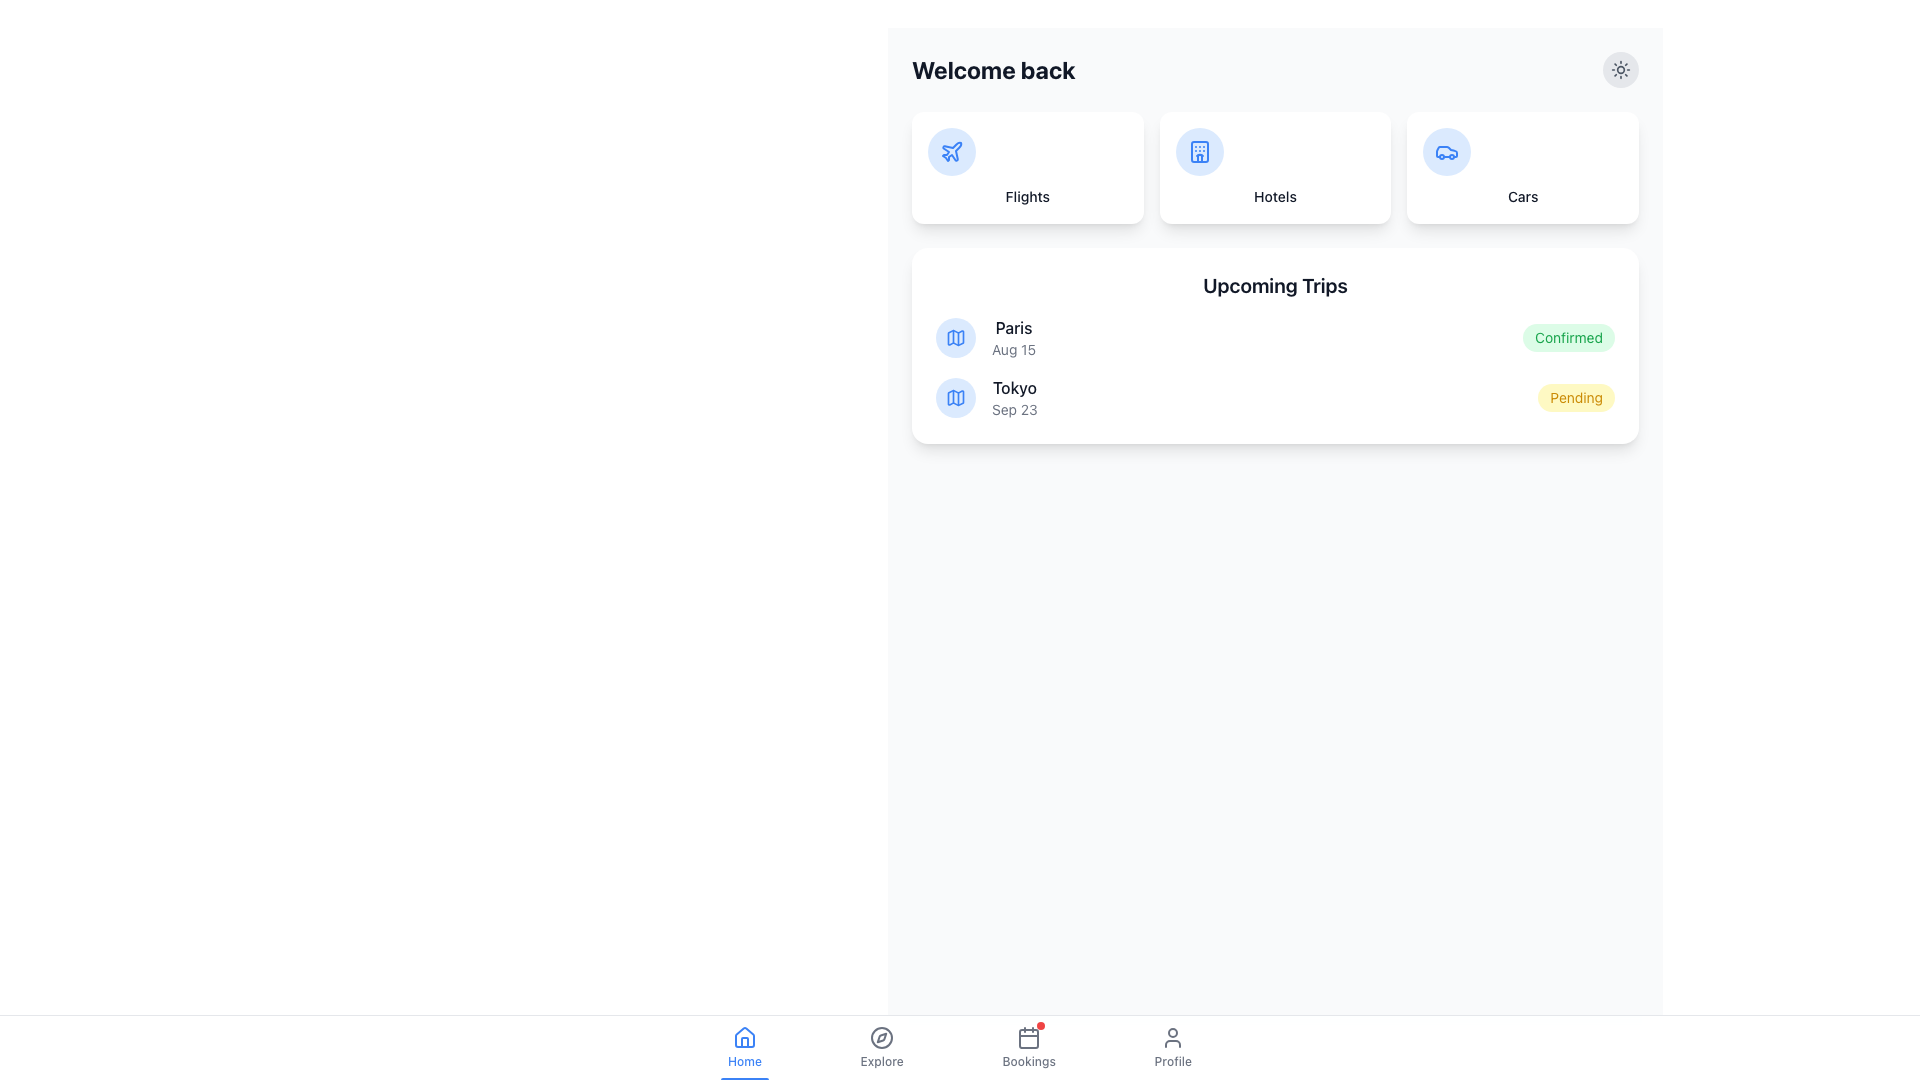 The width and height of the screenshot is (1920, 1080). I want to click on the text label displaying 'Profile', which is the fourth item in the bottom navigation bar, located centrally below the user-profile icon, so click(1173, 1060).